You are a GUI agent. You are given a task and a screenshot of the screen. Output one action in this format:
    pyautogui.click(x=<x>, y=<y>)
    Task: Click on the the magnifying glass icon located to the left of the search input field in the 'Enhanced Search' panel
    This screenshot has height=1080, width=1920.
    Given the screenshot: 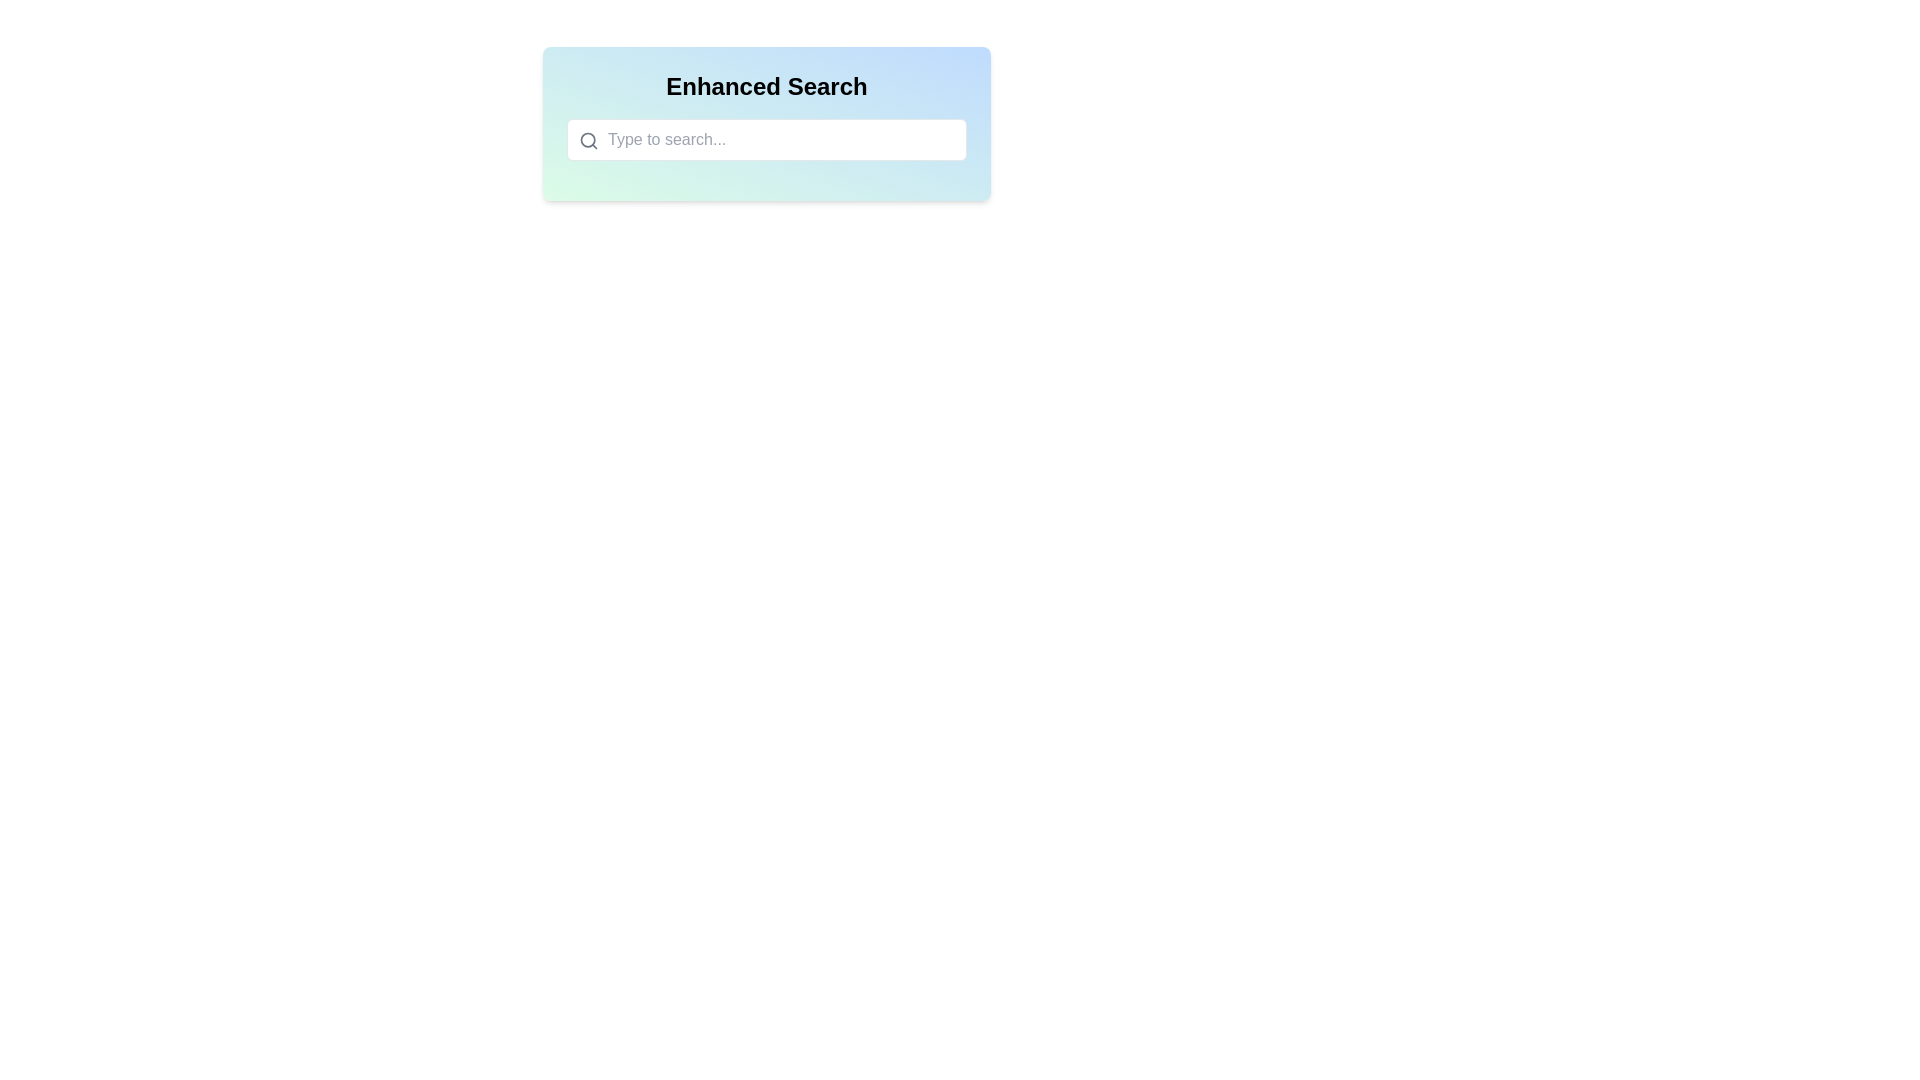 What is the action you would take?
    pyautogui.click(x=766, y=123)
    